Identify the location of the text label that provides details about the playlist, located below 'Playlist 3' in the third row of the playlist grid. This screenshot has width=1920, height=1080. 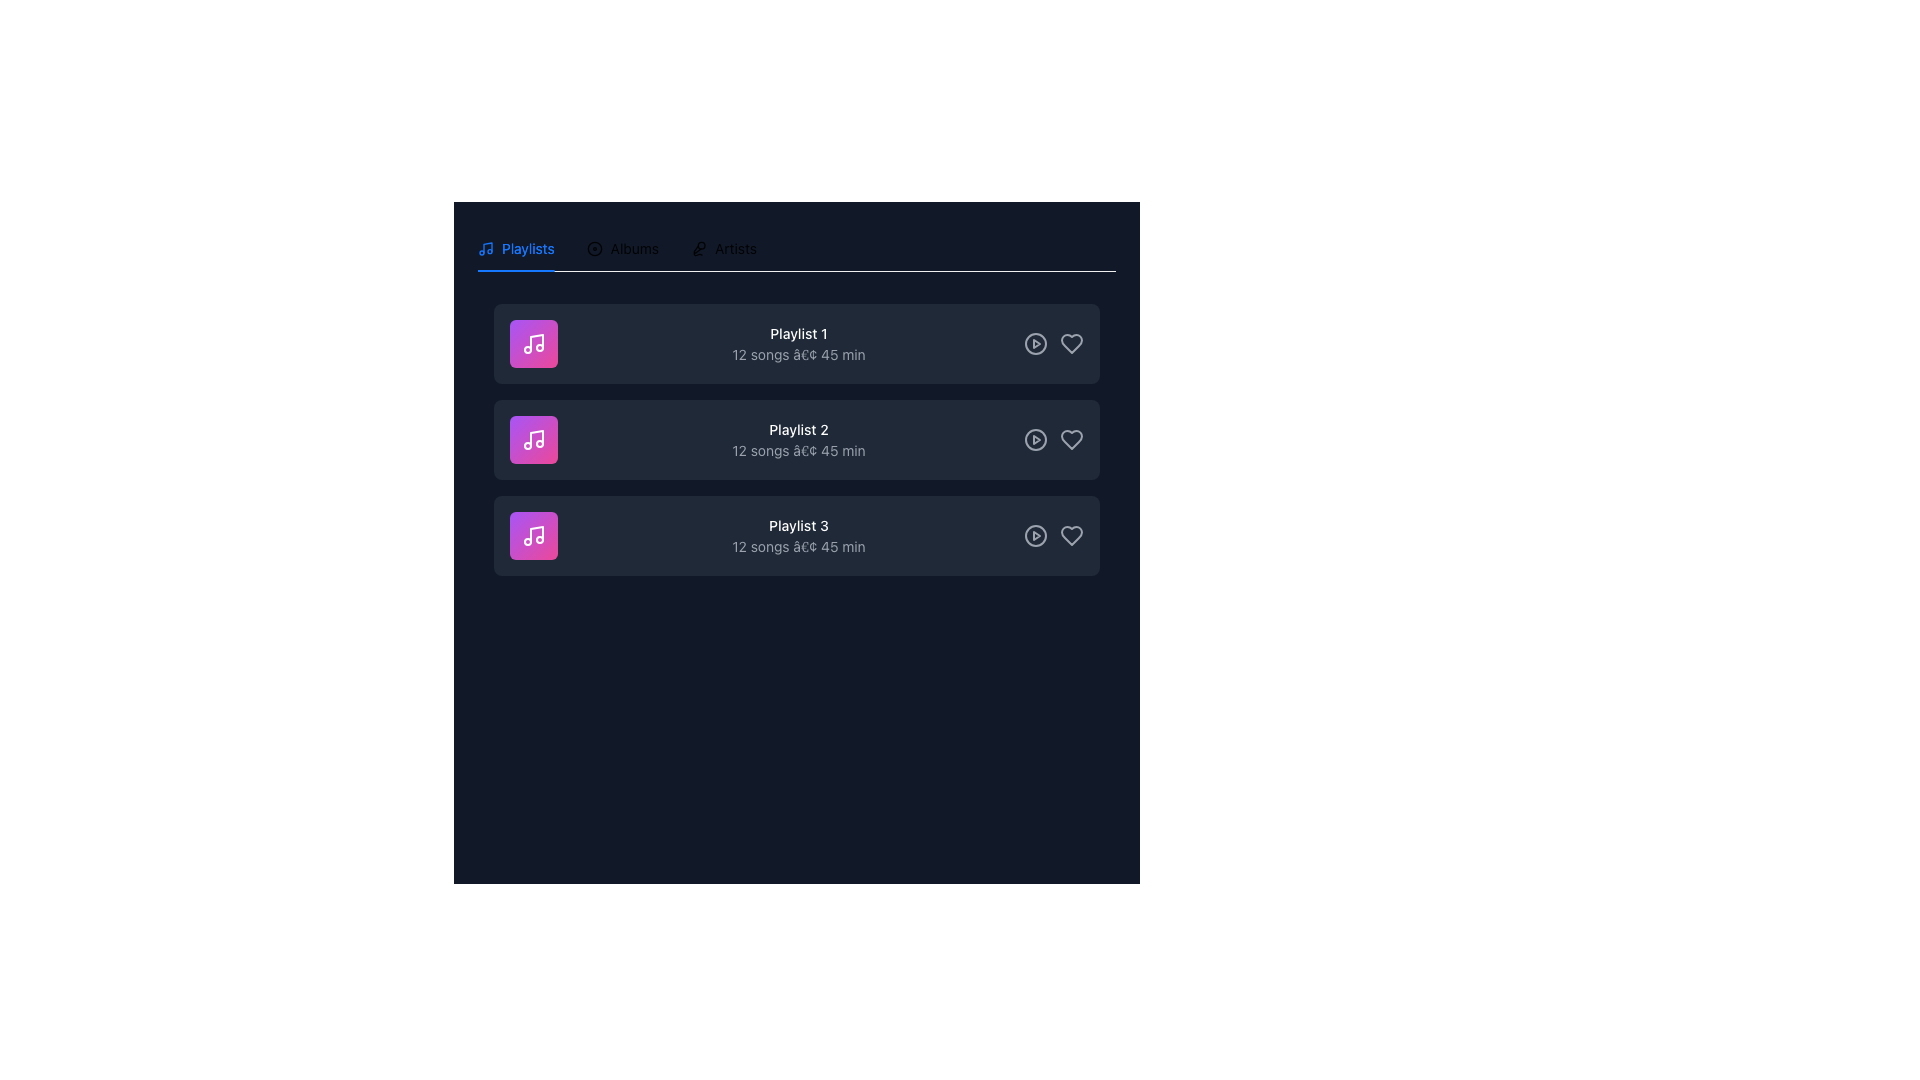
(797, 547).